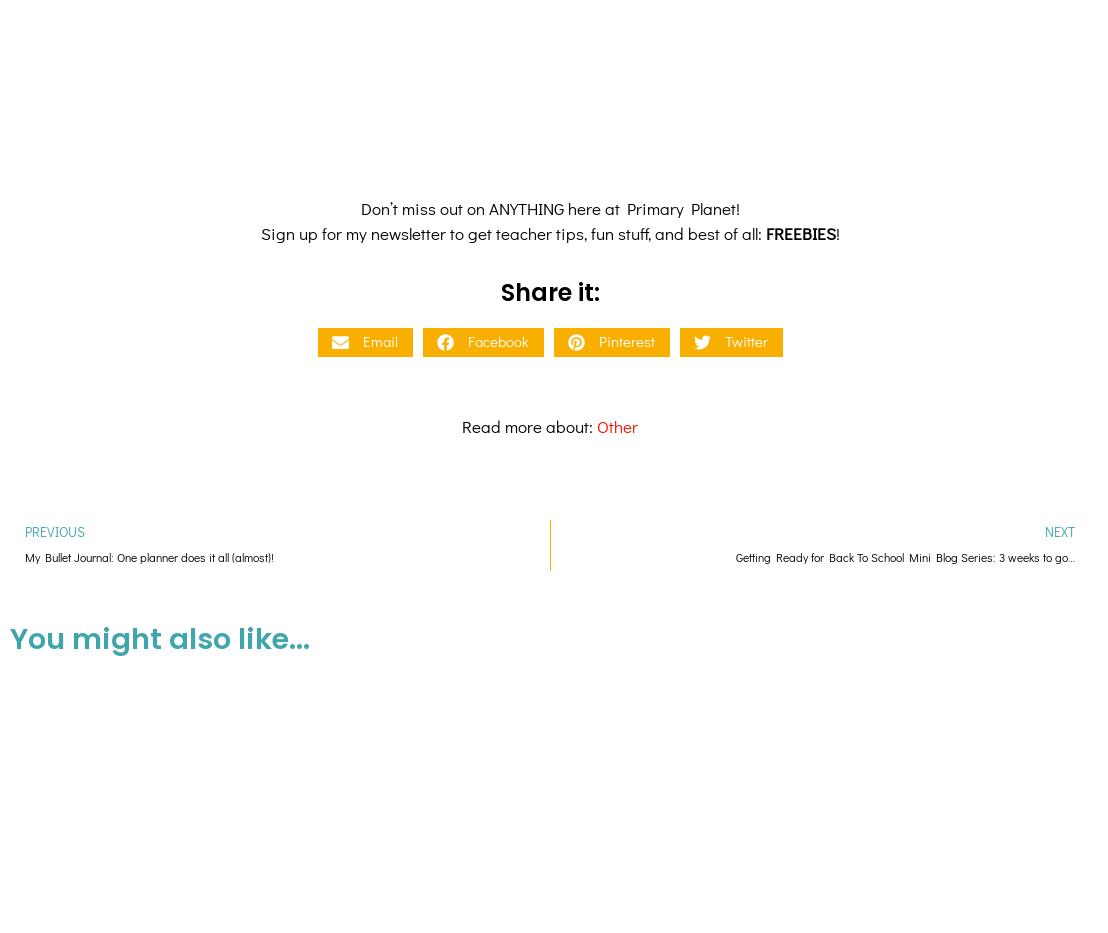 This screenshot has width=1108, height=933. I want to click on 'Facebook', so click(497, 171).